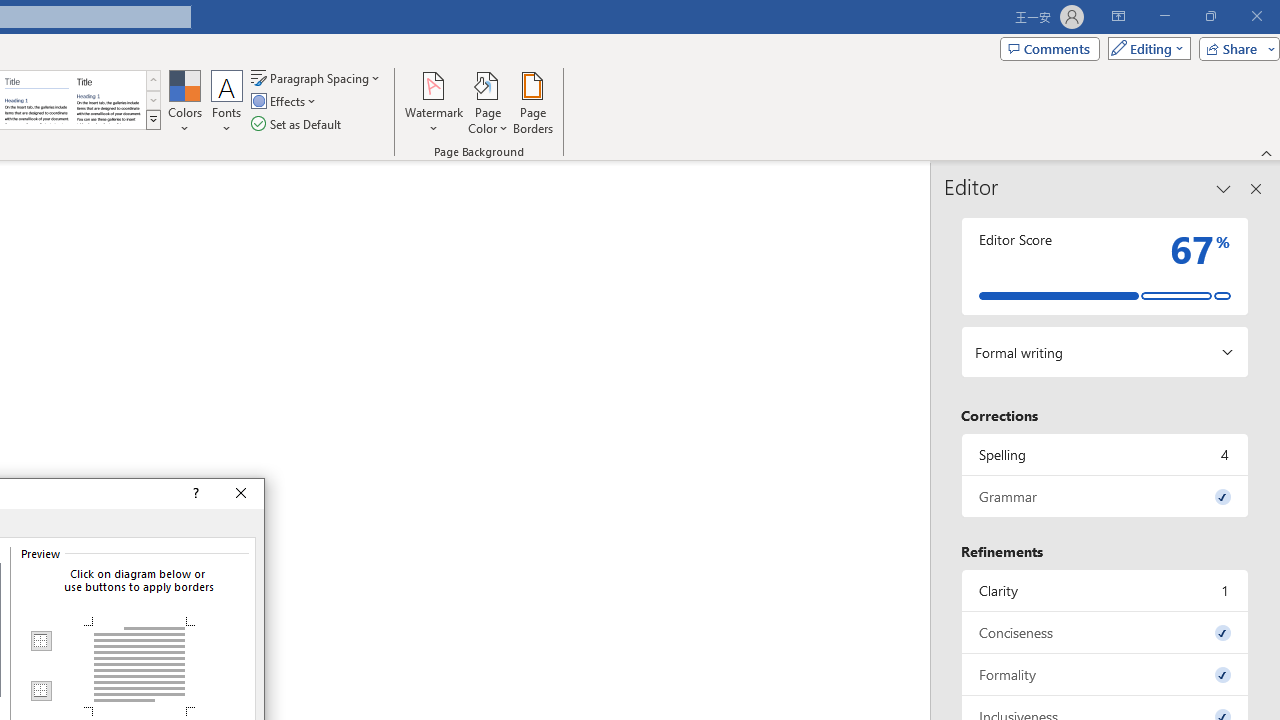 This screenshot has width=1280, height=720. I want to click on 'Editing', so click(1144, 47).